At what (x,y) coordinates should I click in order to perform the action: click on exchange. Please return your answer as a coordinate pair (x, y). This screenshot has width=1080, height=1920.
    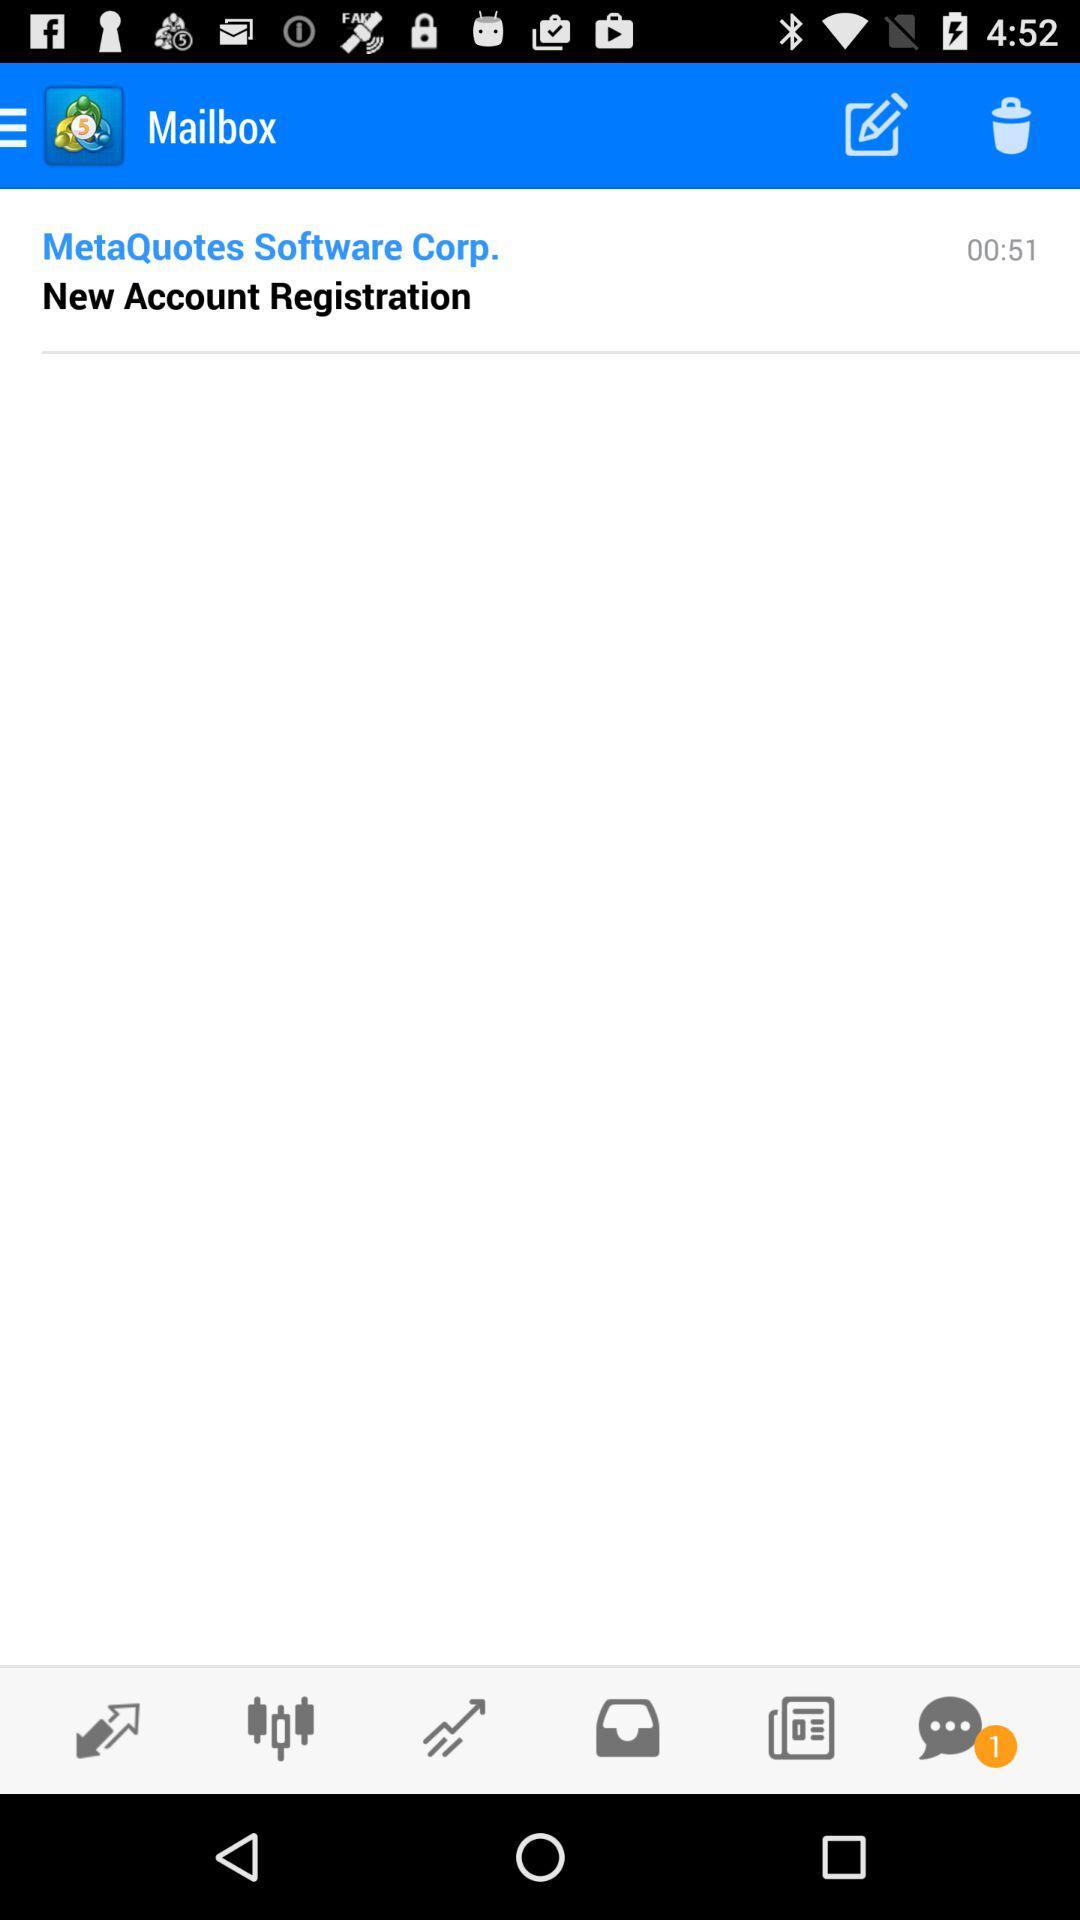
    Looking at the image, I should click on (97, 1728).